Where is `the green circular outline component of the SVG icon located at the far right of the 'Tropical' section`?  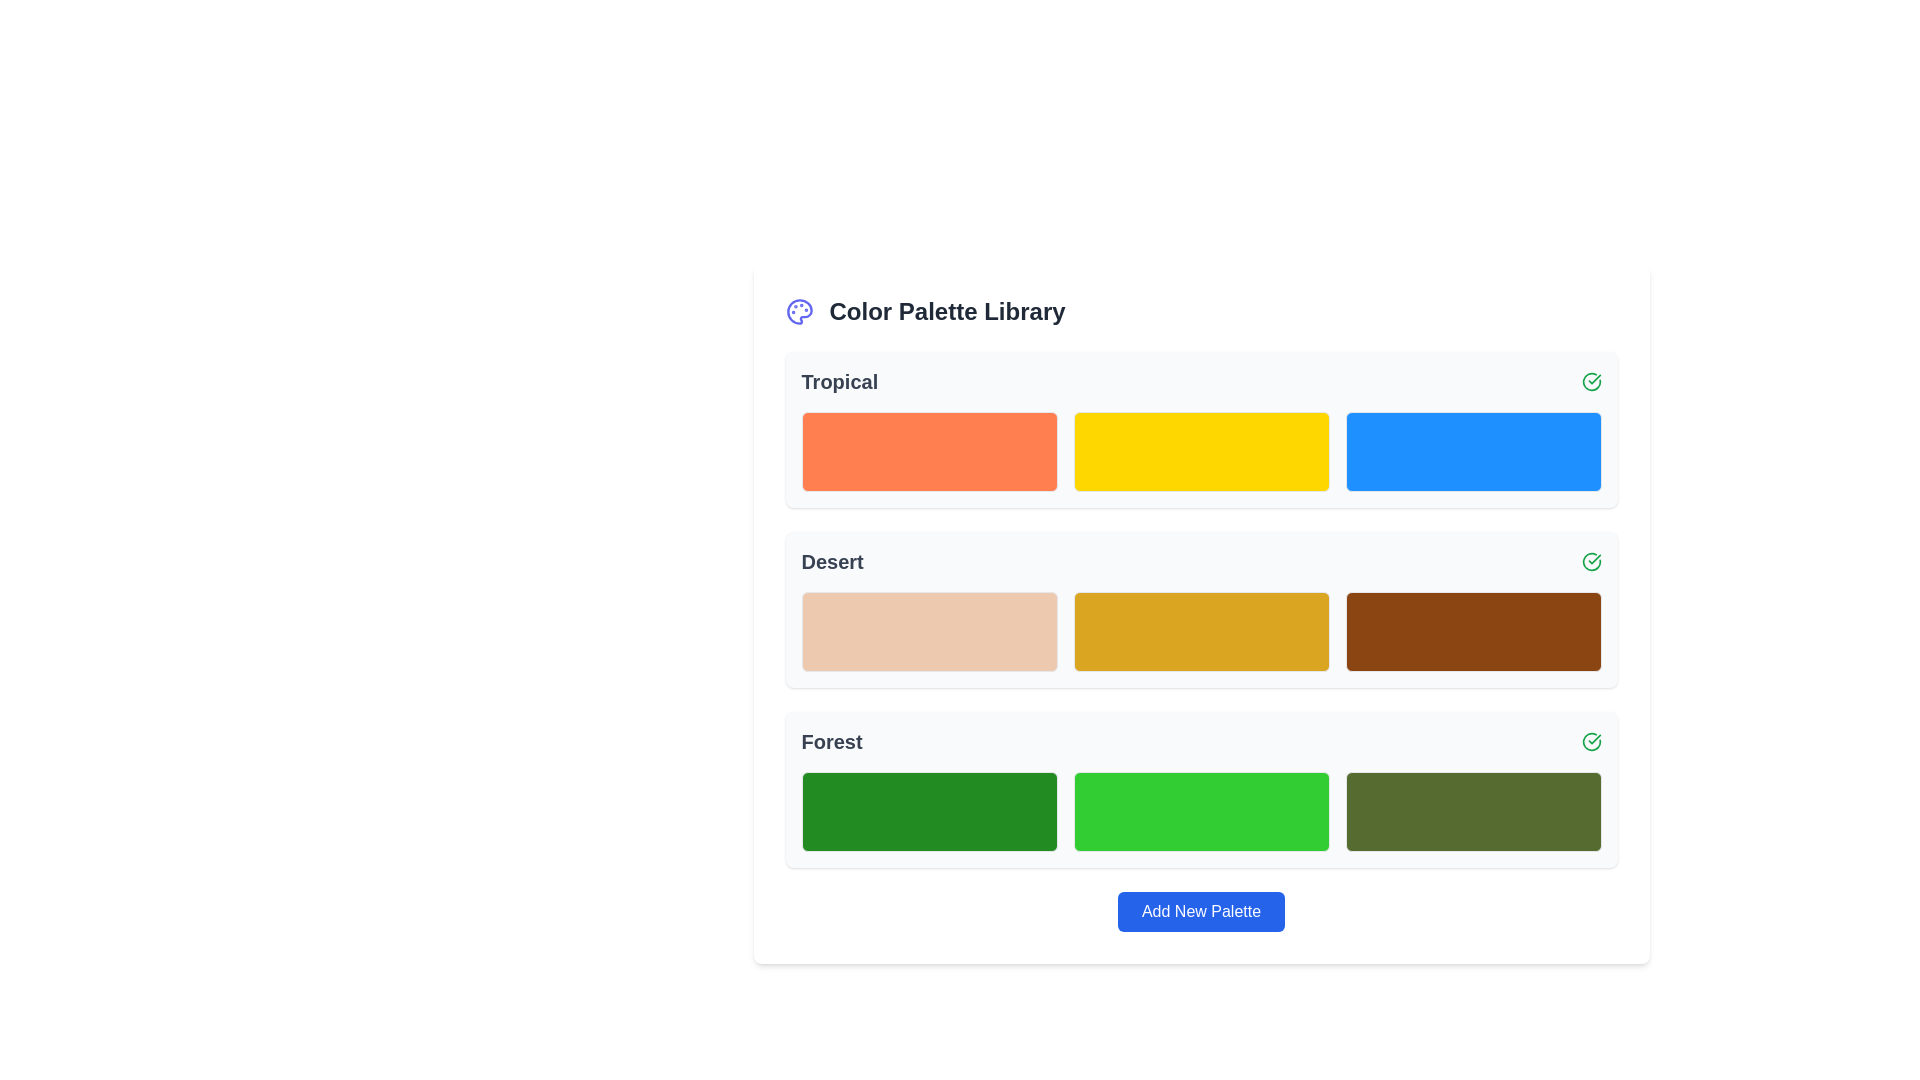
the green circular outline component of the SVG icon located at the far right of the 'Tropical' section is located at coordinates (1590, 562).